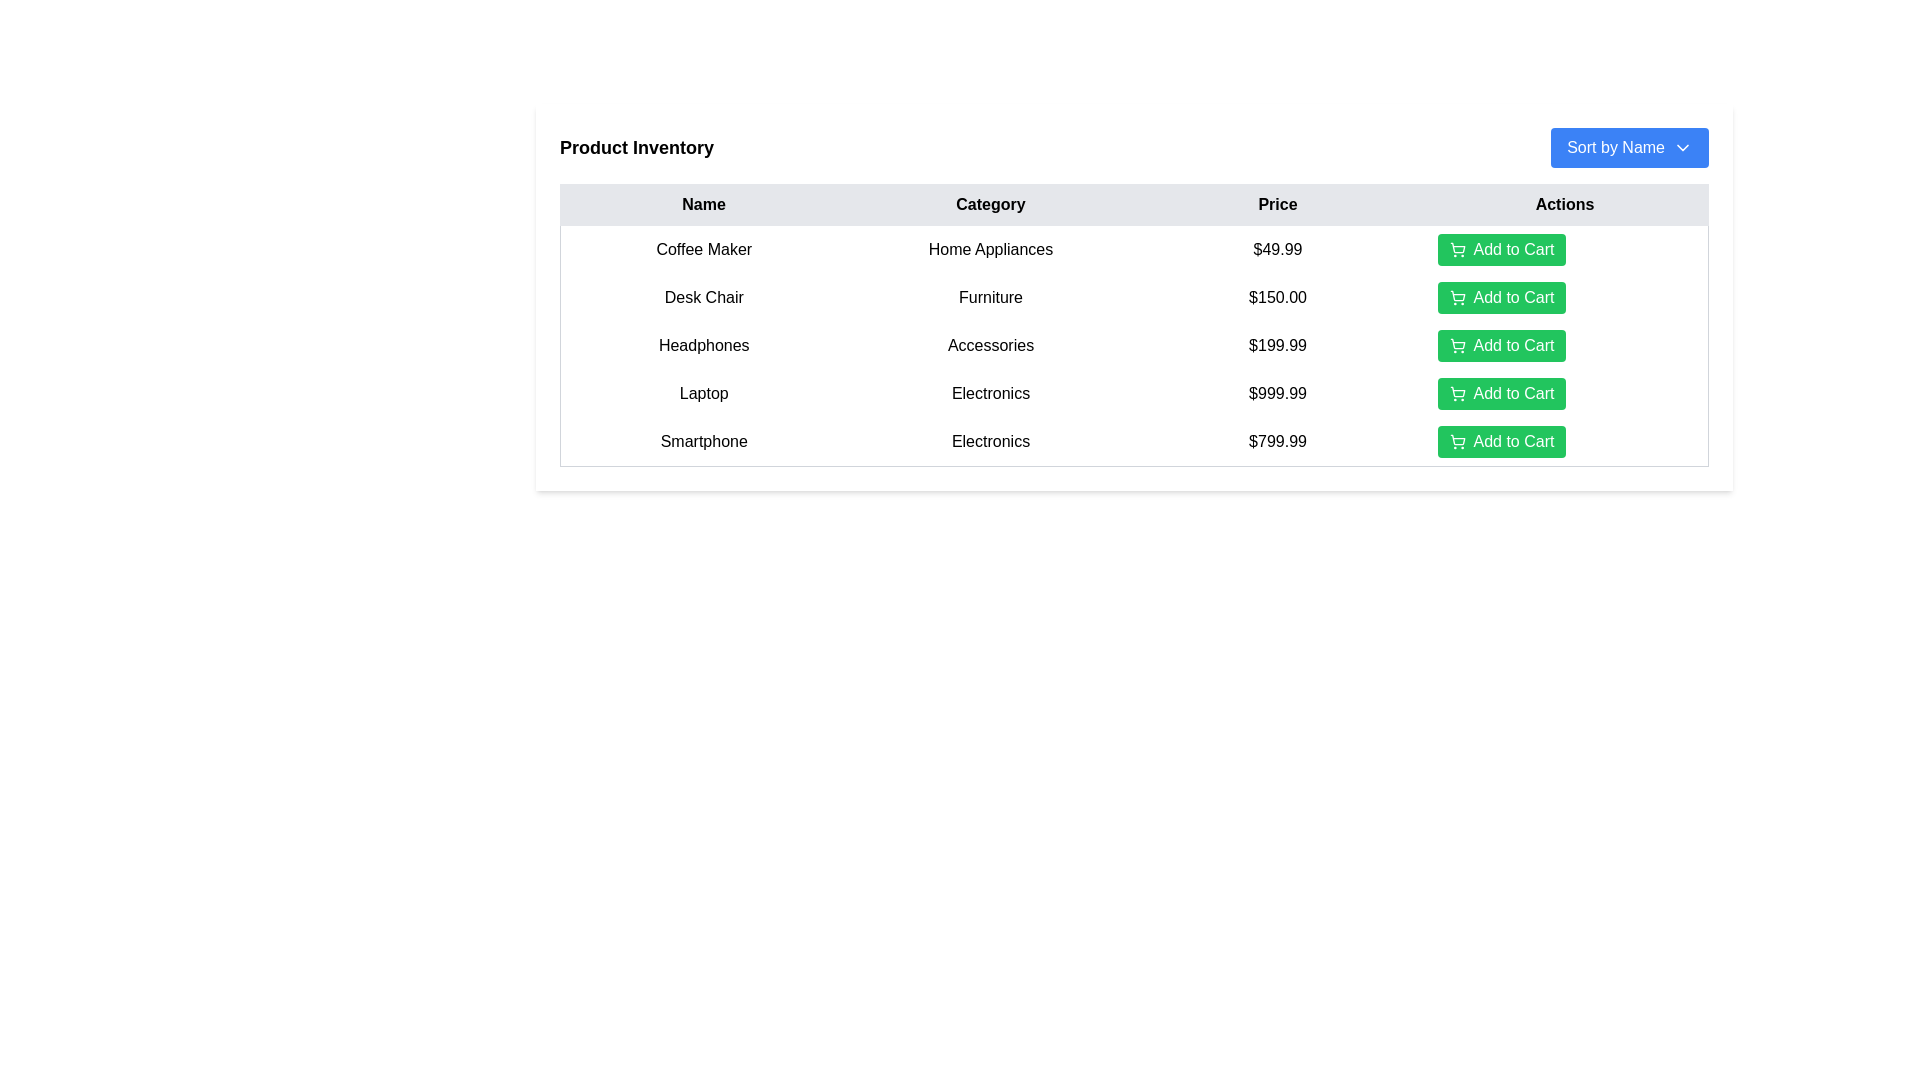 This screenshot has width=1920, height=1080. I want to click on the 'Price' column header in the table, which is the third header located between 'Category' and 'Actions', so click(1276, 204).